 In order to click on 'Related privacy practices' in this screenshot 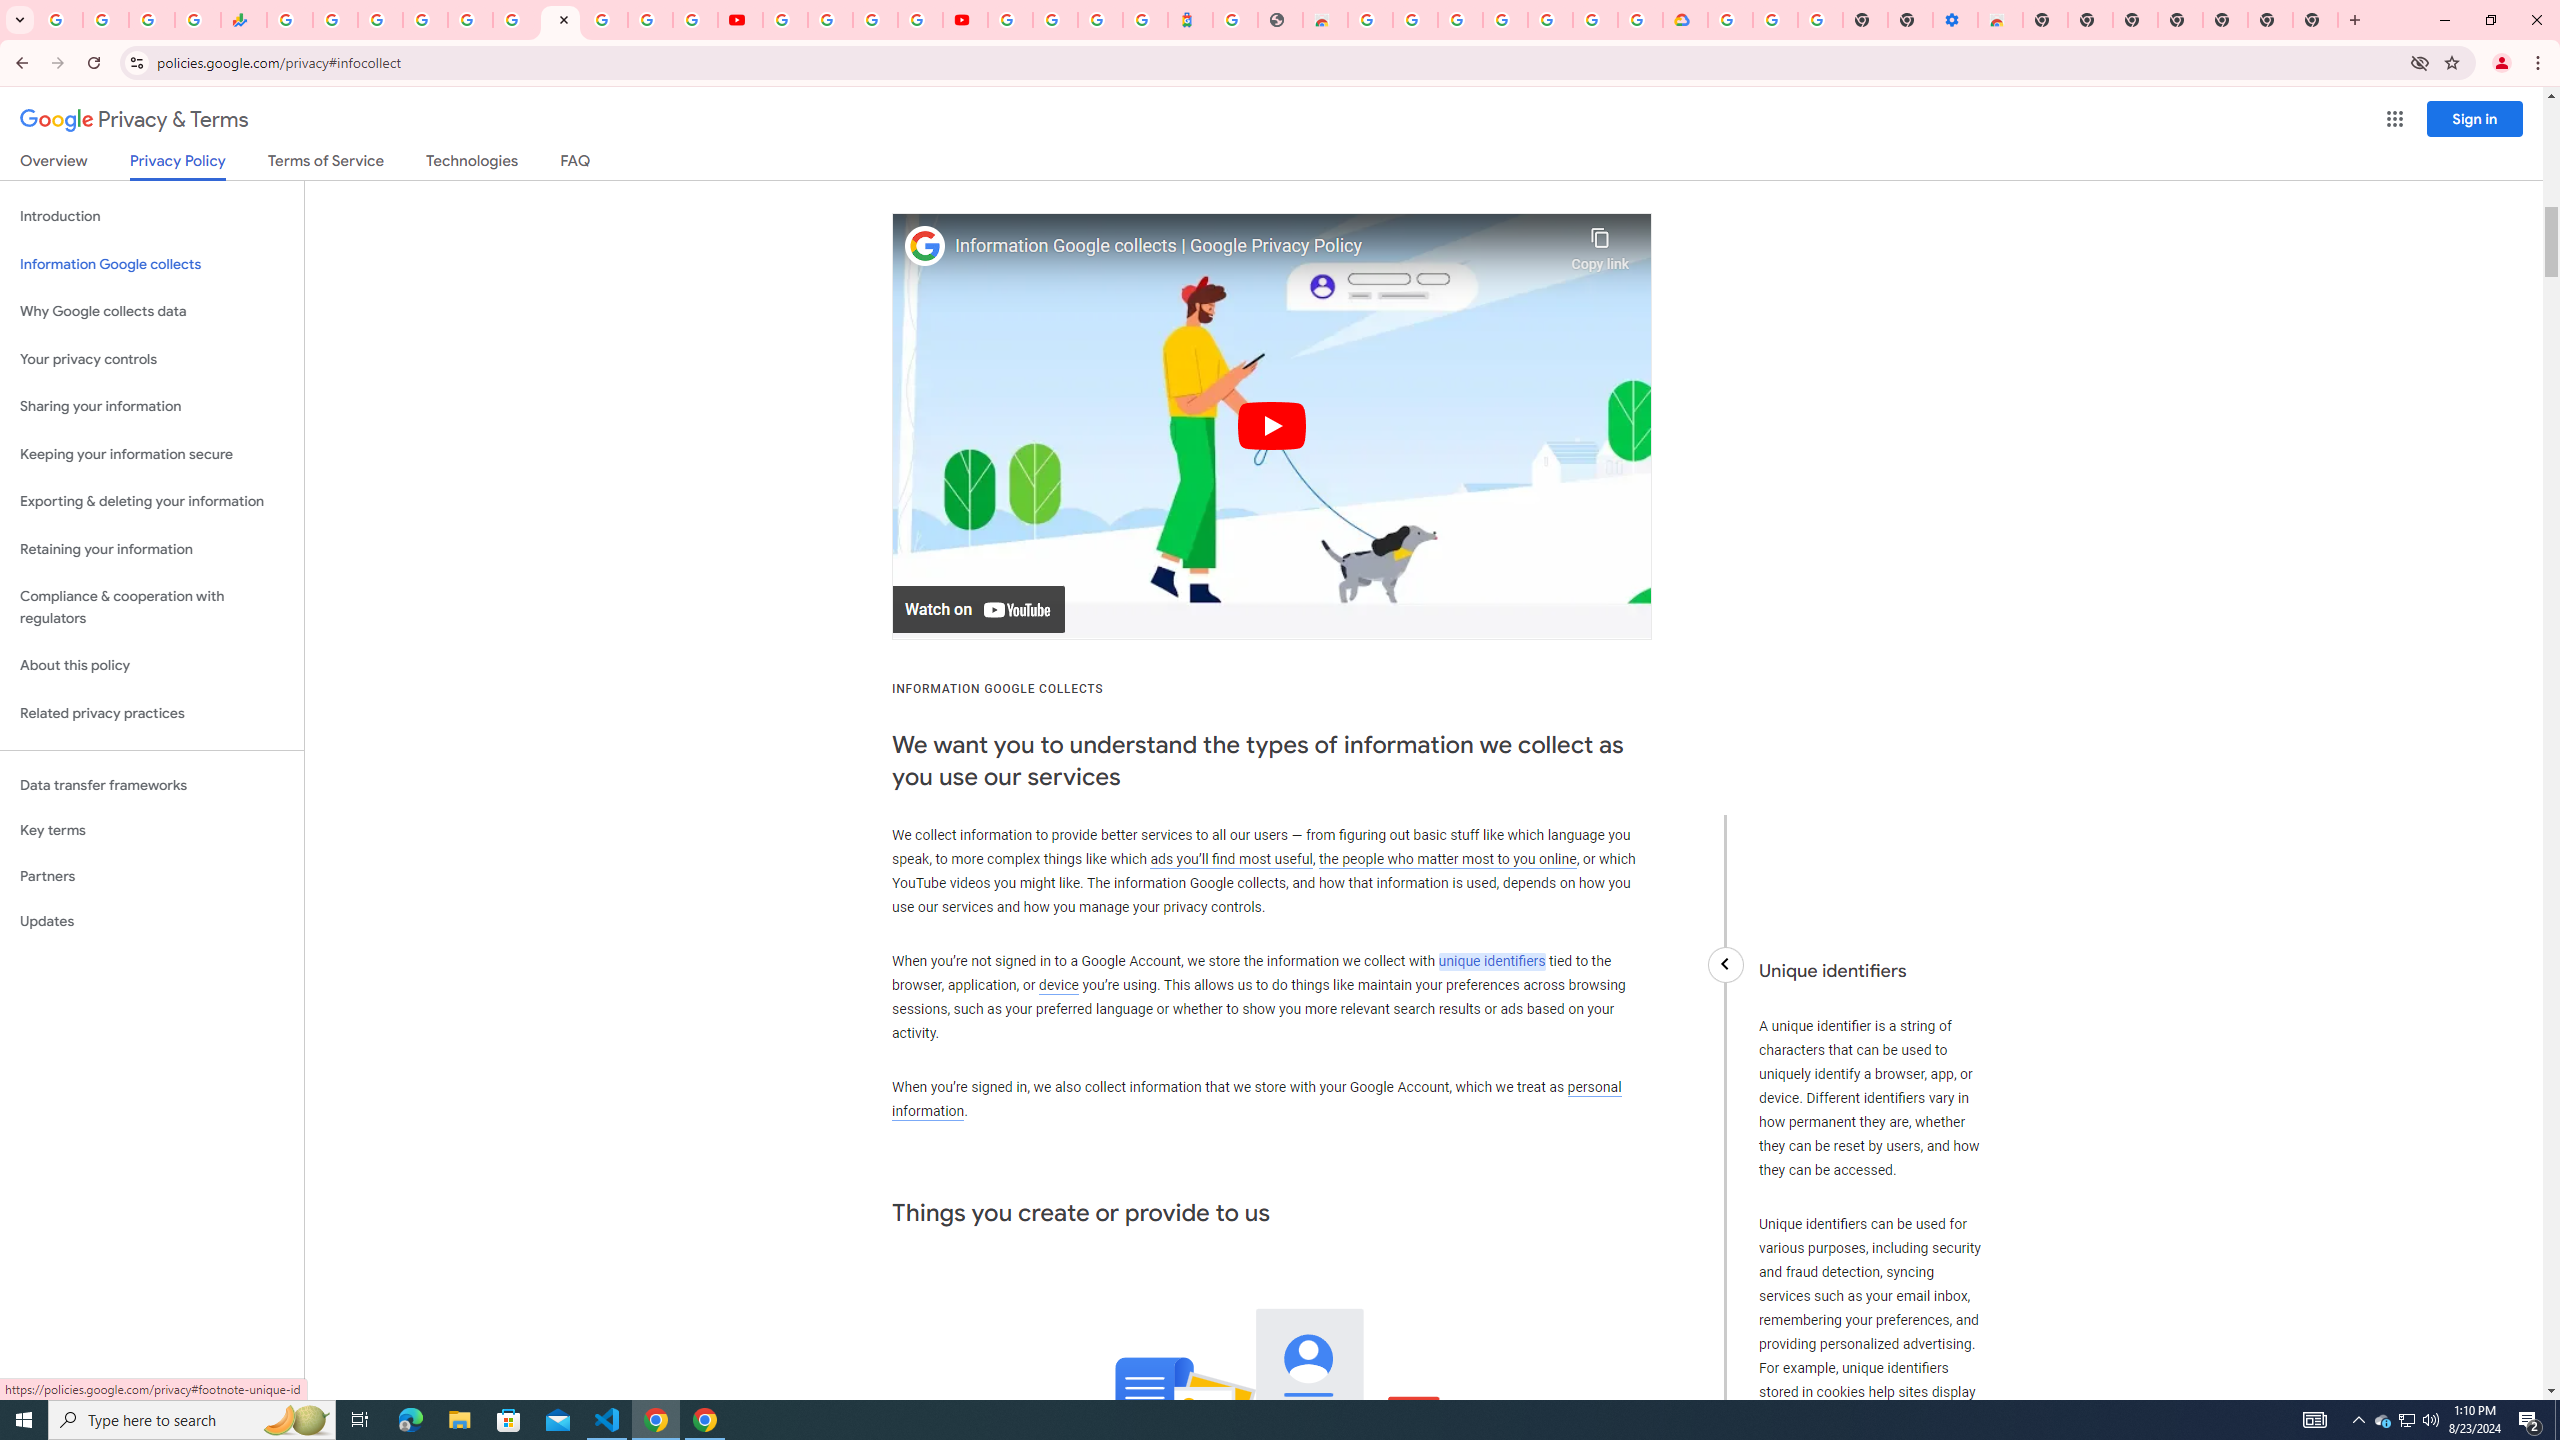, I will do `click(151, 712)`.